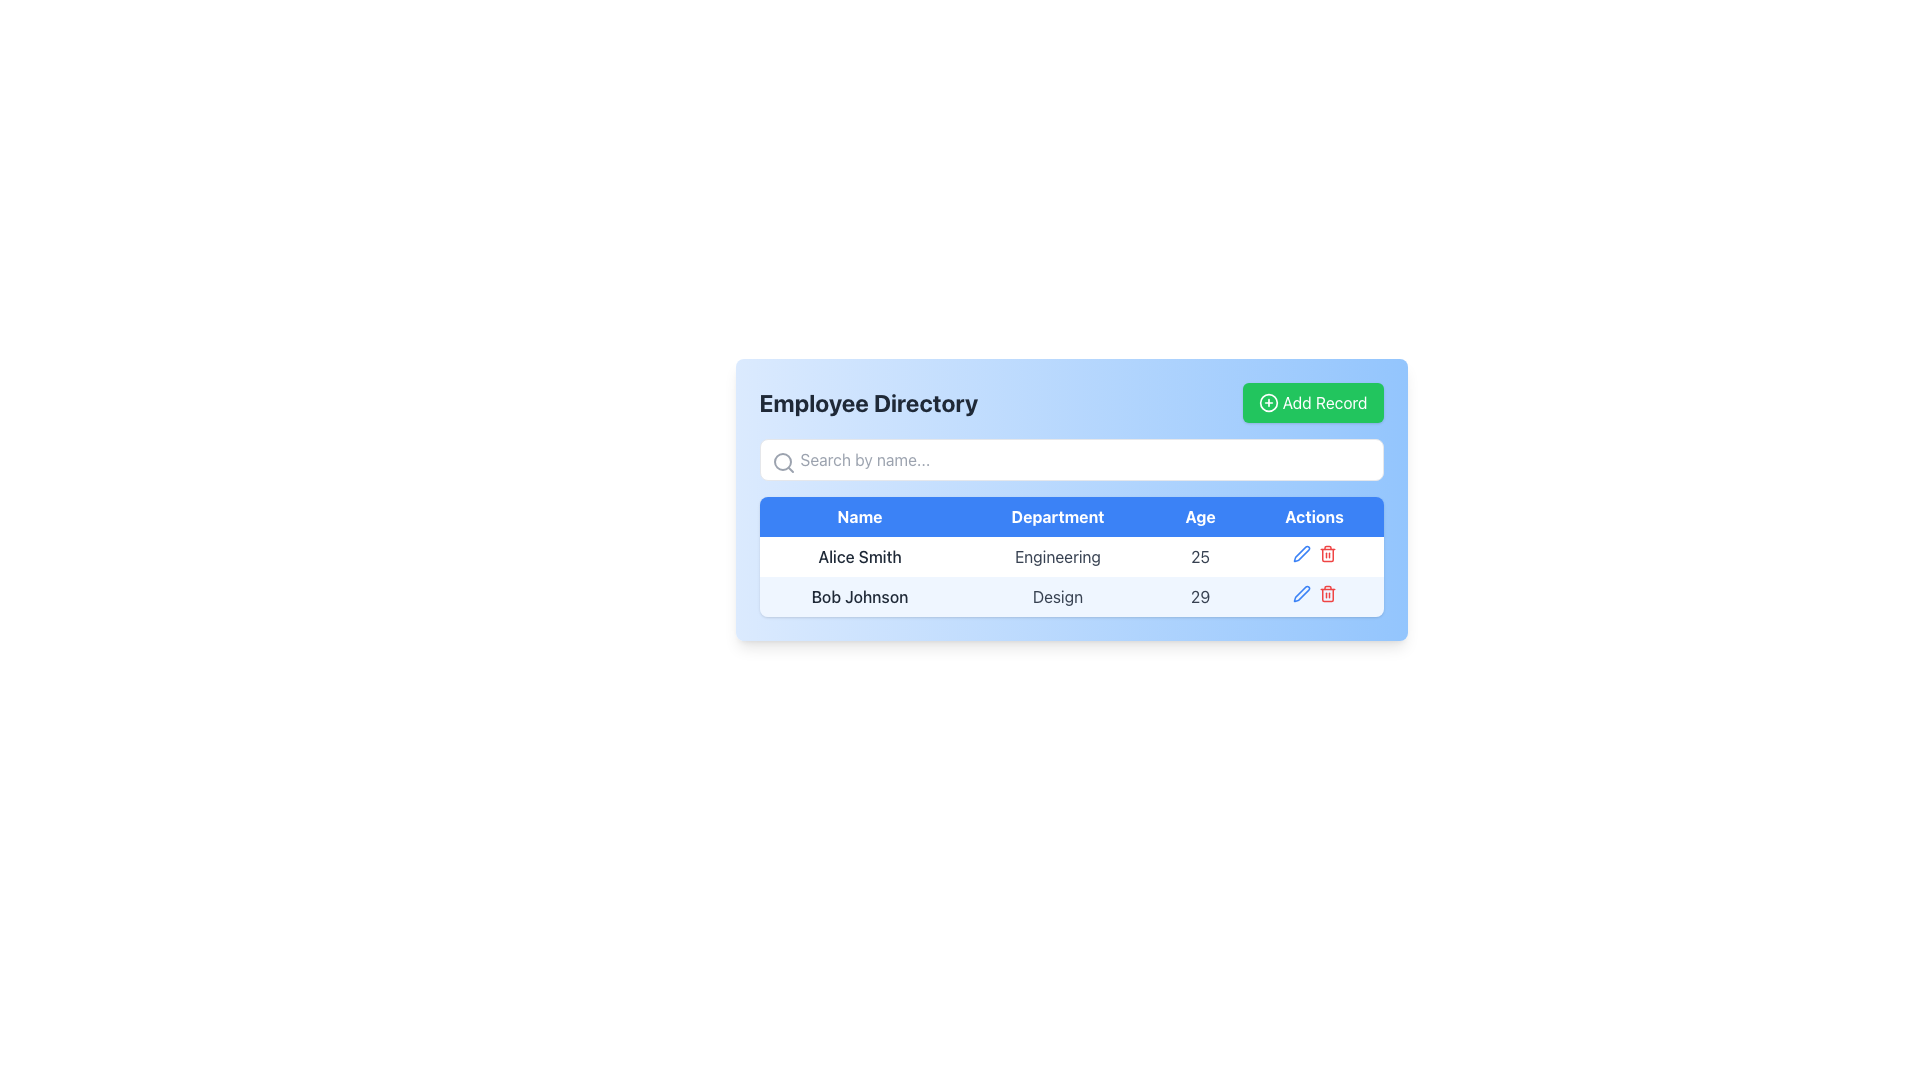 Image resolution: width=1920 pixels, height=1080 pixels. What do you see at coordinates (1301, 554) in the screenshot?
I see `the clickable edit icon in the 'Actions' column of the second row in the 'Employee Directory' layout, associated with 'Bob Johnson'` at bounding box center [1301, 554].